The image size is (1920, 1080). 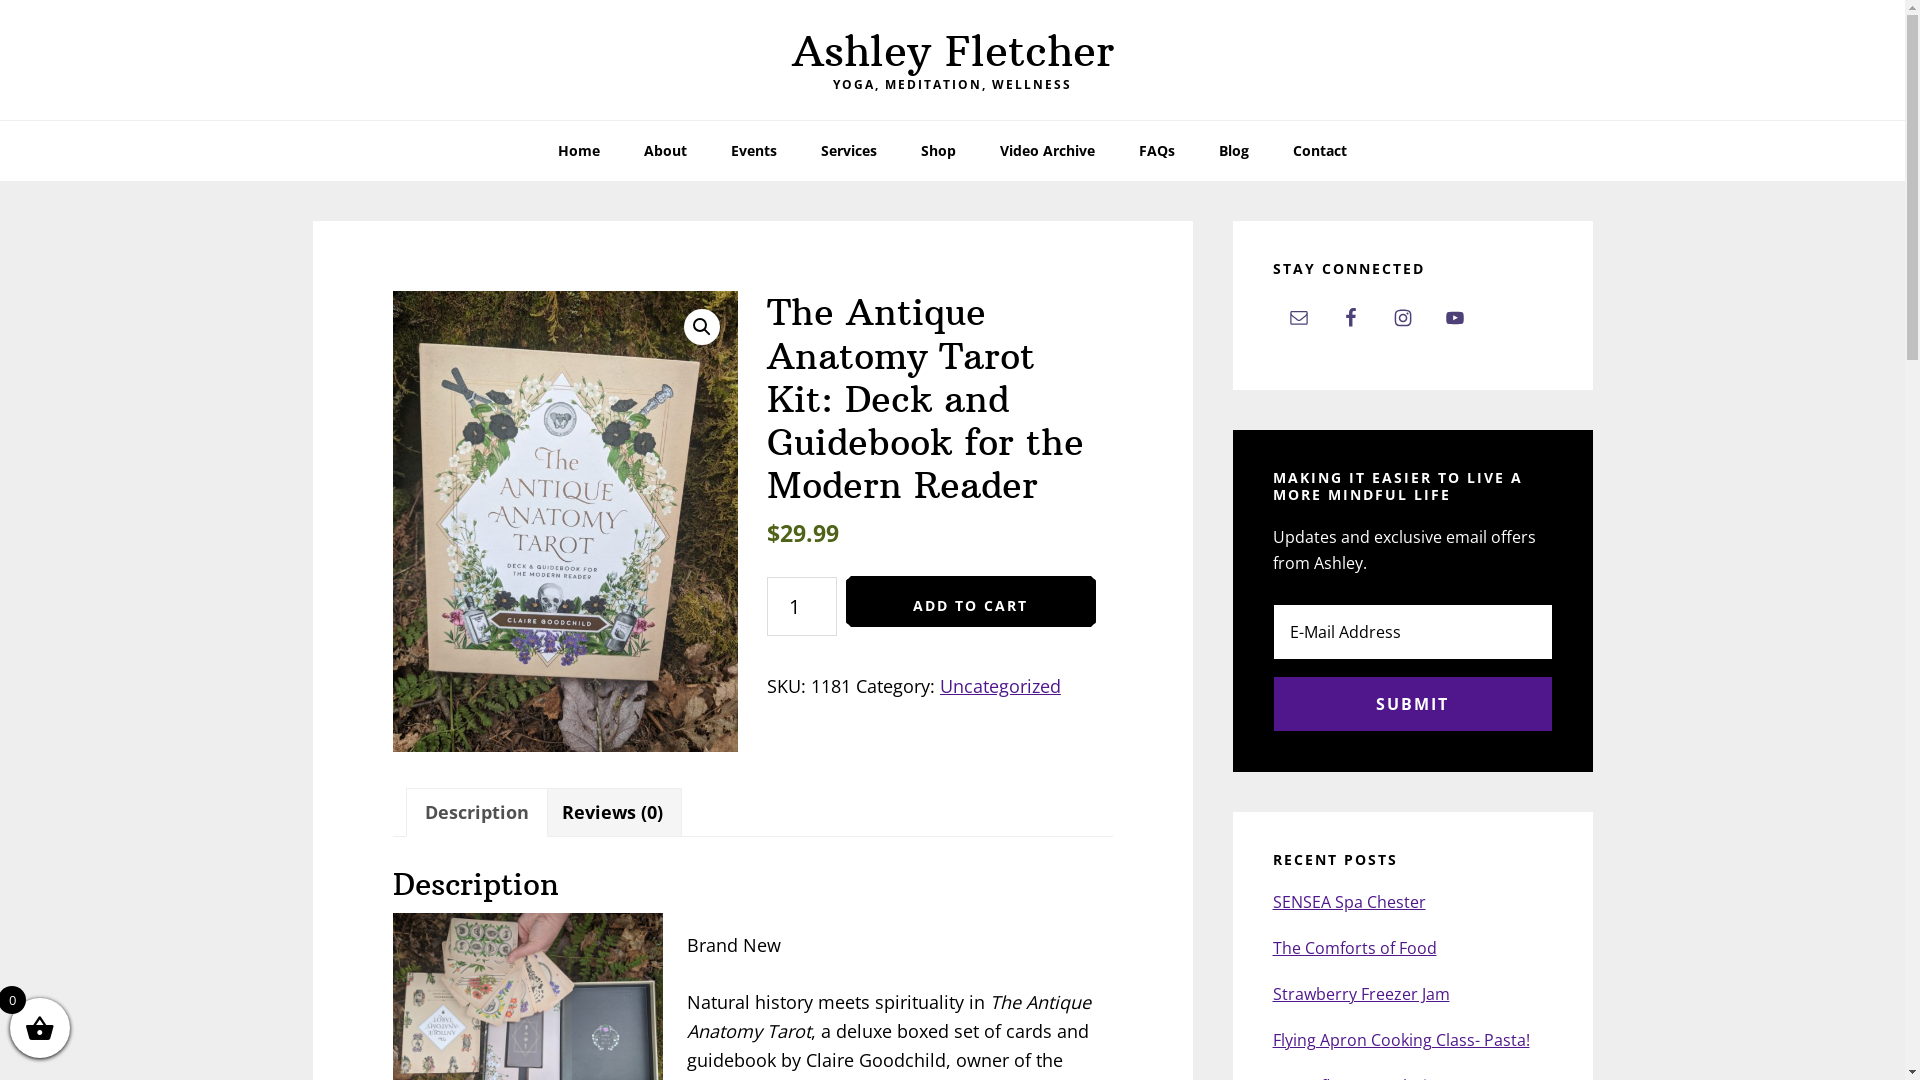 What do you see at coordinates (1348, 902) in the screenshot?
I see `'SENSEA Spa Chester'` at bounding box center [1348, 902].